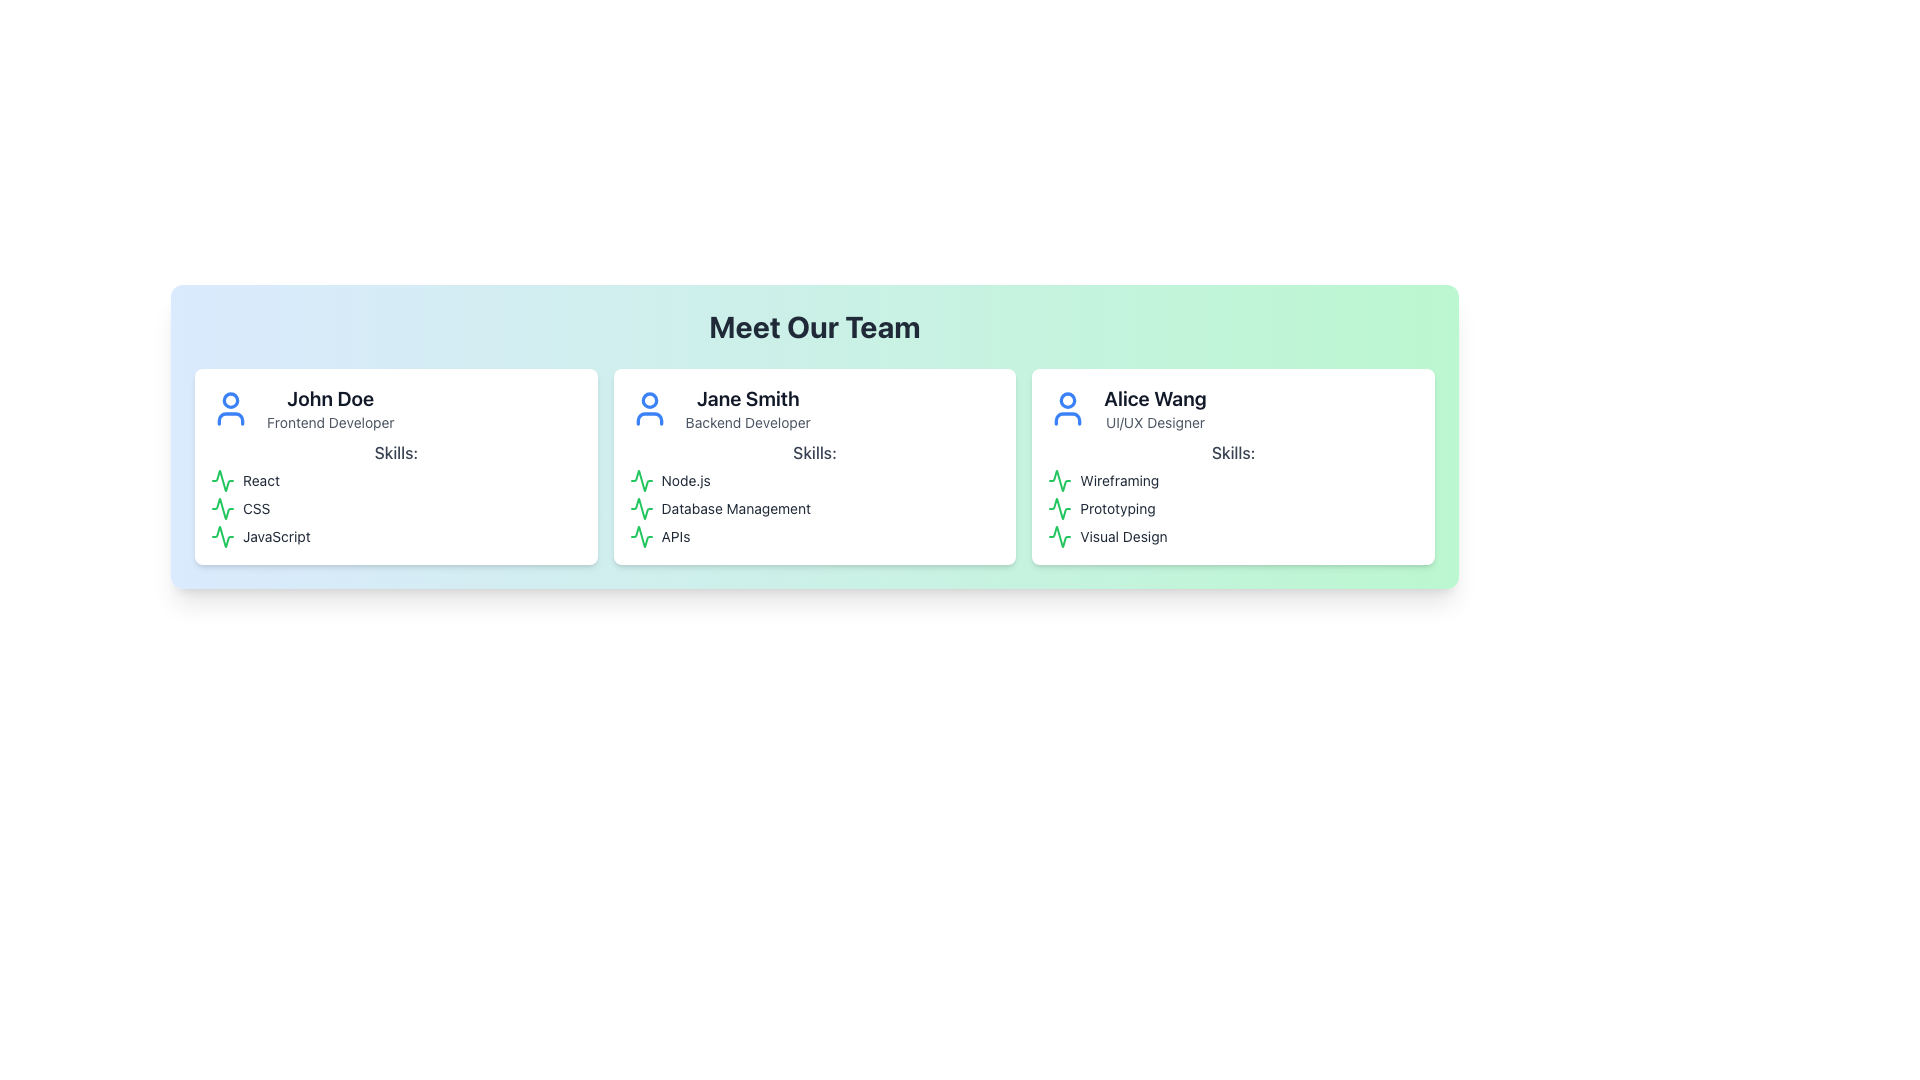  Describe the element at coordinates (1155, 407) in the screenshot. I see `information displayed in the text label that identifies a team member's name and their role within the organization, located in the rightmost card under 'Meet Our Team'` at that location.